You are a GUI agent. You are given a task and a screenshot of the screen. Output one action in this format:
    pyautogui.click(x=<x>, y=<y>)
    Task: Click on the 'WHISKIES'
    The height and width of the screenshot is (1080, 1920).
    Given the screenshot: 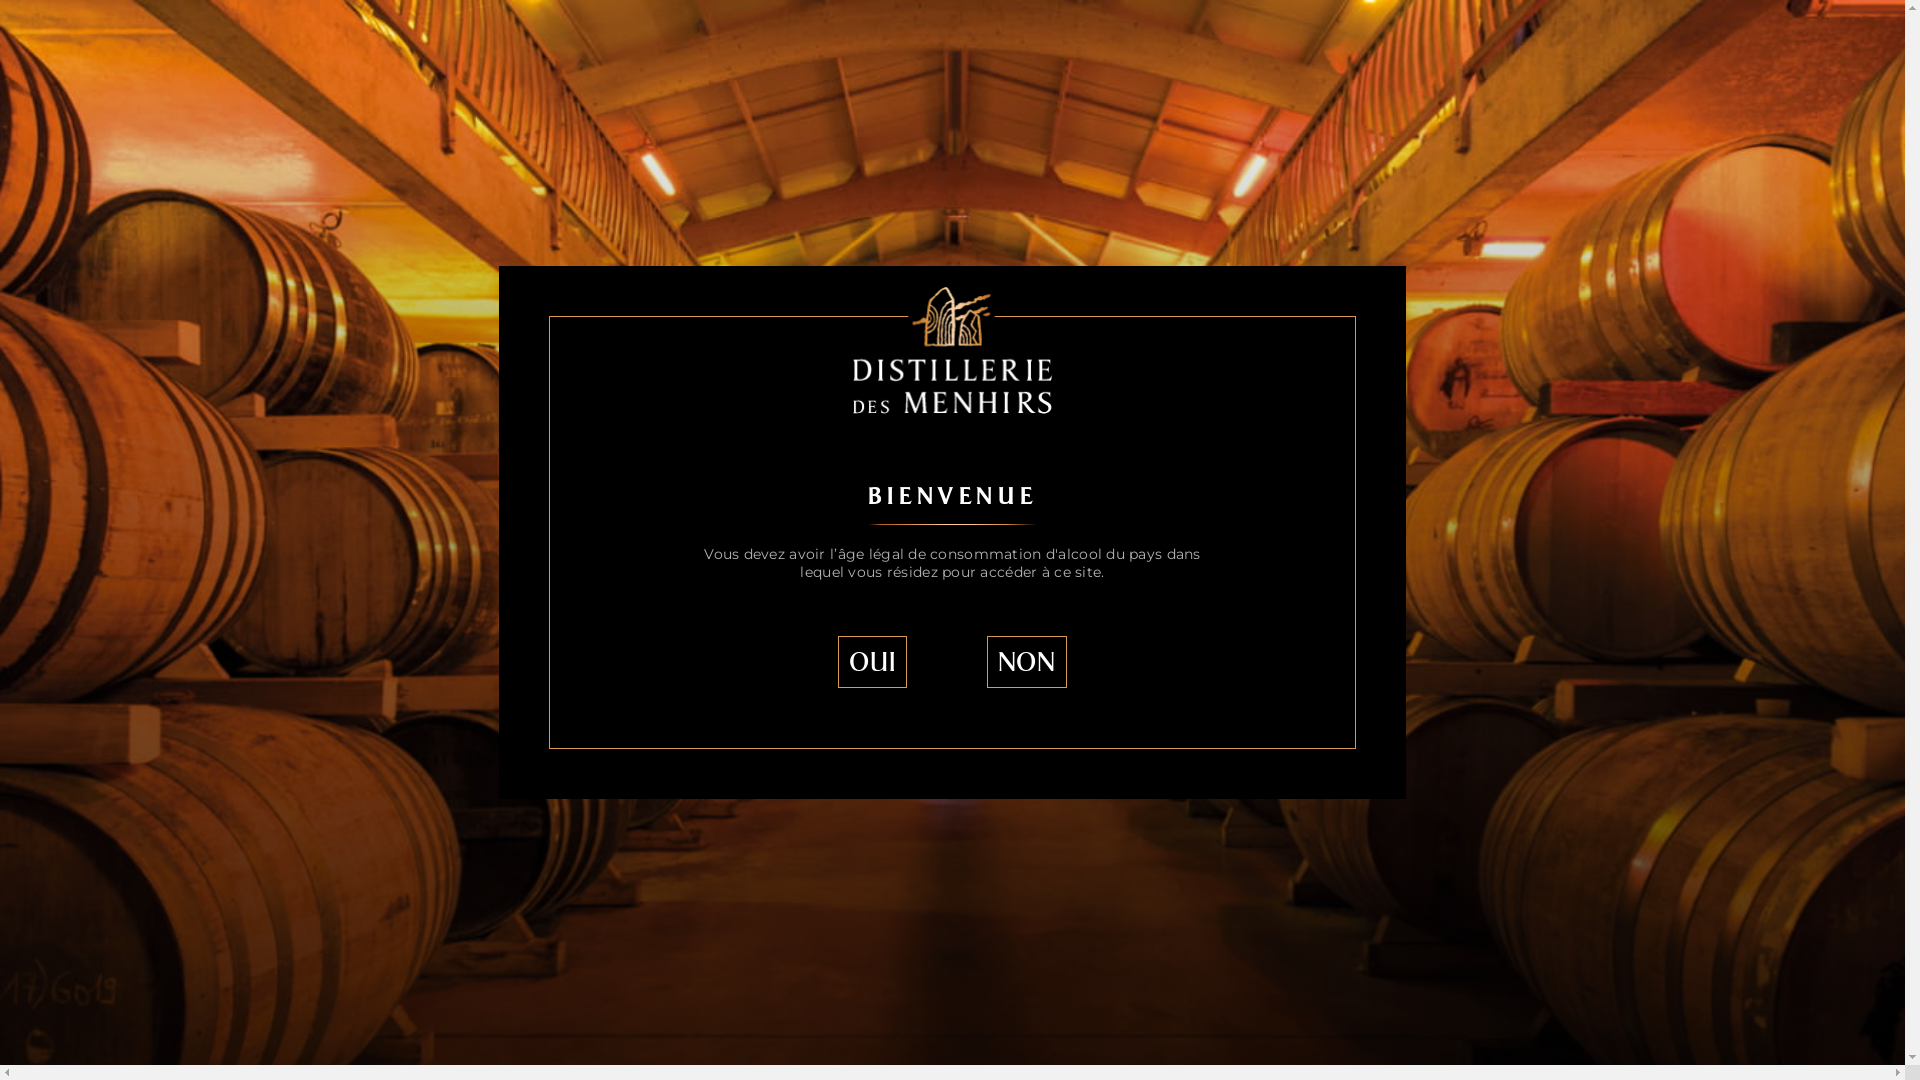 What is the action you would take?
    pyautogui.click(x=770, y=45)
    